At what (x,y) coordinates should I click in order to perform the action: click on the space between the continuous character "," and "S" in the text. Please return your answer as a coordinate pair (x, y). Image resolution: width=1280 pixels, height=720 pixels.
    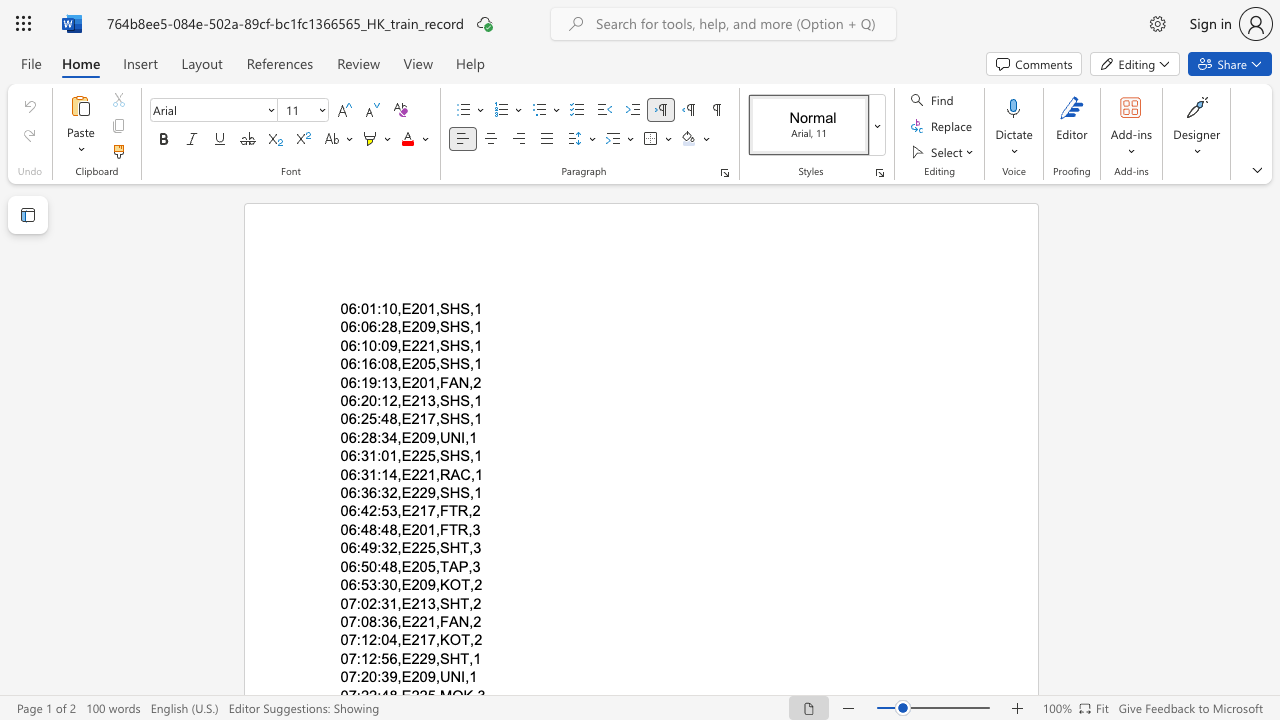
    Looking at the image, I should click on (440, 456).